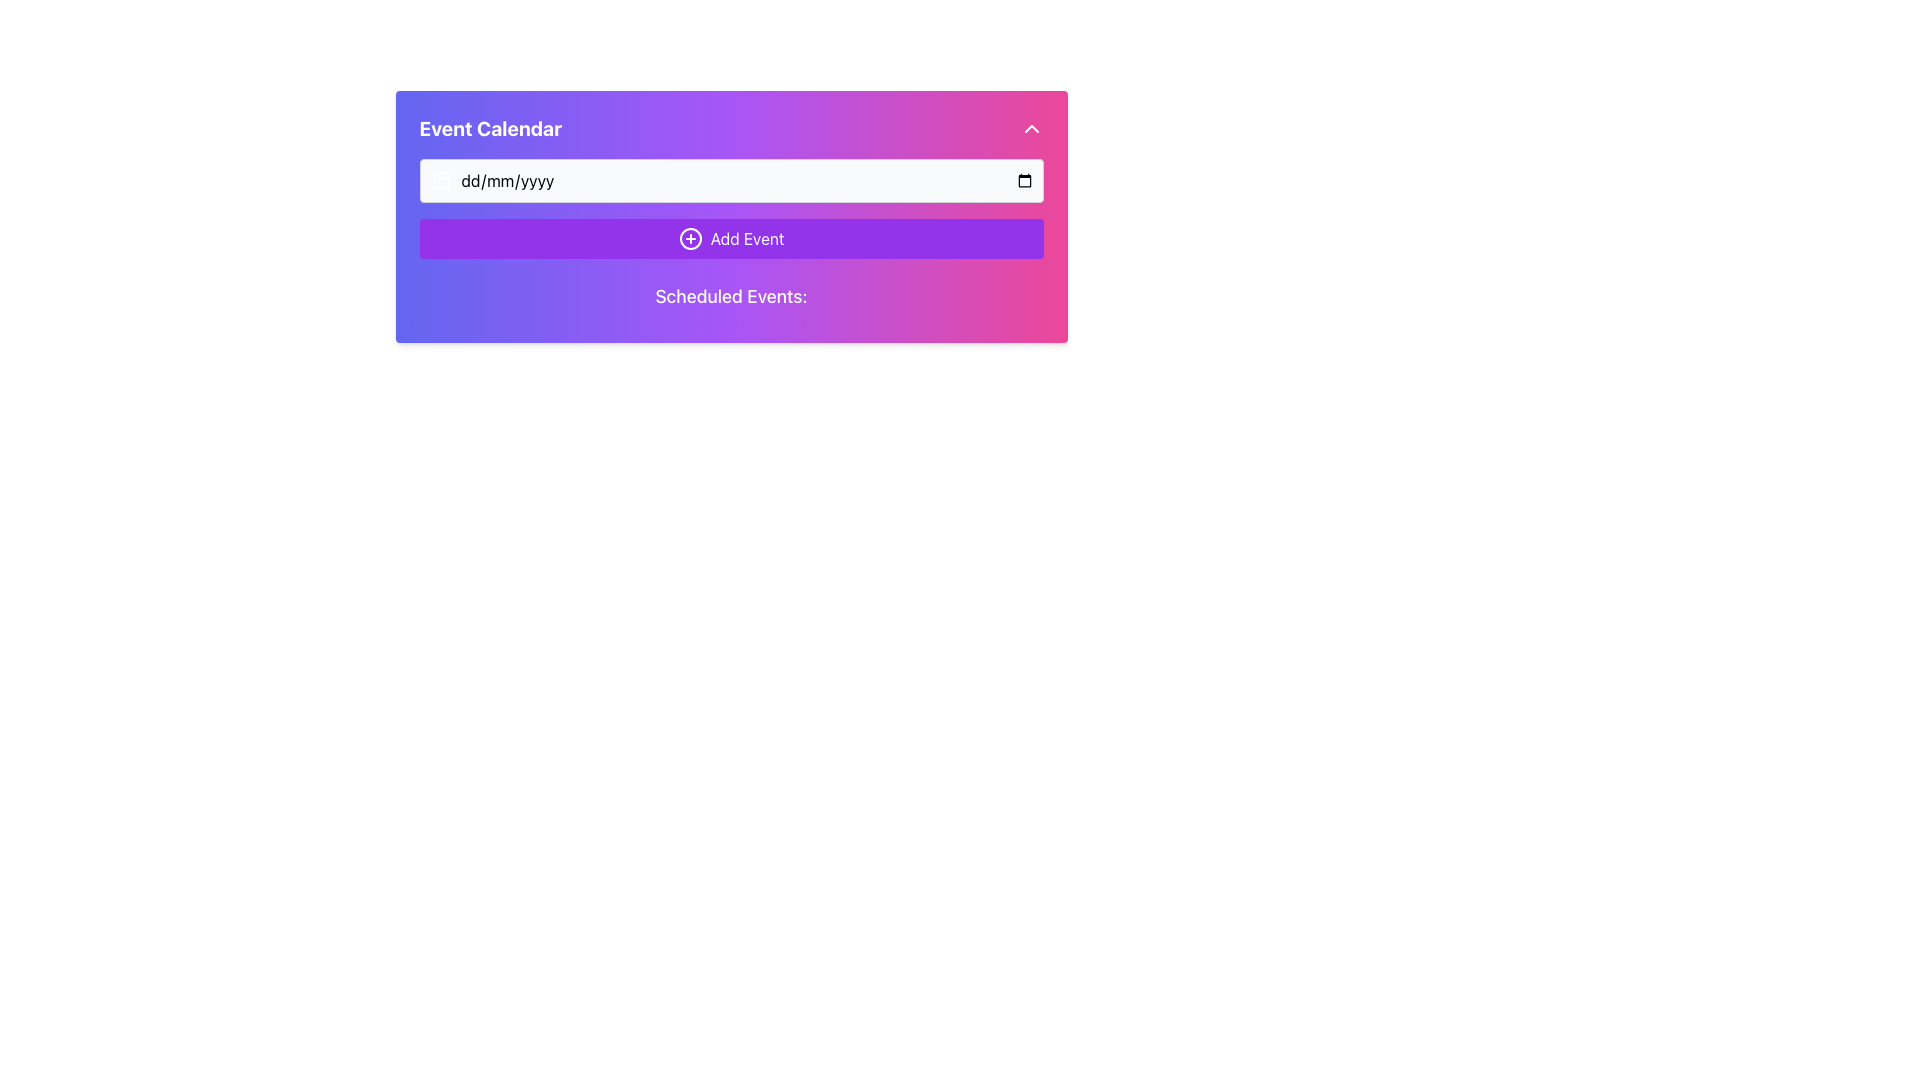 The height and width of the screenshot is (1080, 1920). I want to click on the Title bar element displaying 'Event Calendar' located at the top of the card component, which has a gradient background from indigo to pink, so click(730, 128).